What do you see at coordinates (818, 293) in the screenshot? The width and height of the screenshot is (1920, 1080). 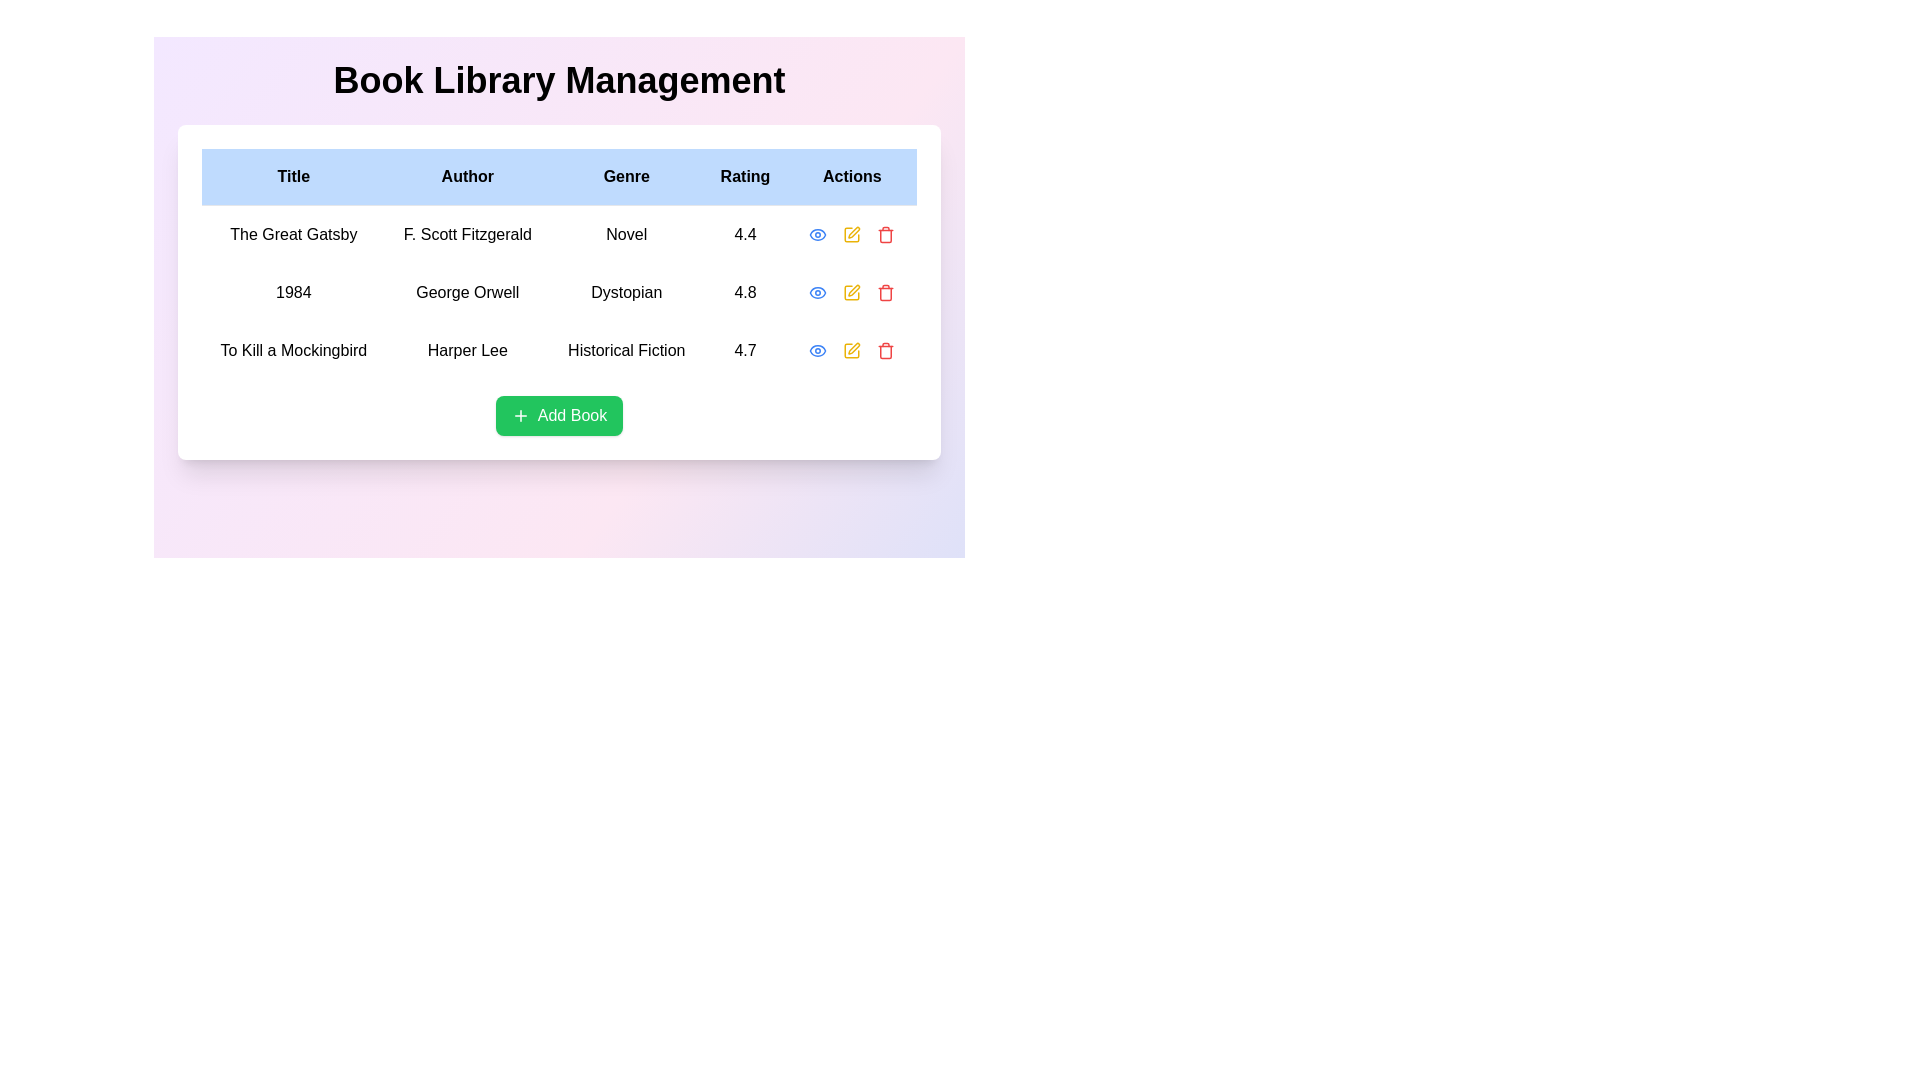 I see `the Icon button located in the 'Actions' column of the first row within the table, which allows users` at bounding box center [818, 293].